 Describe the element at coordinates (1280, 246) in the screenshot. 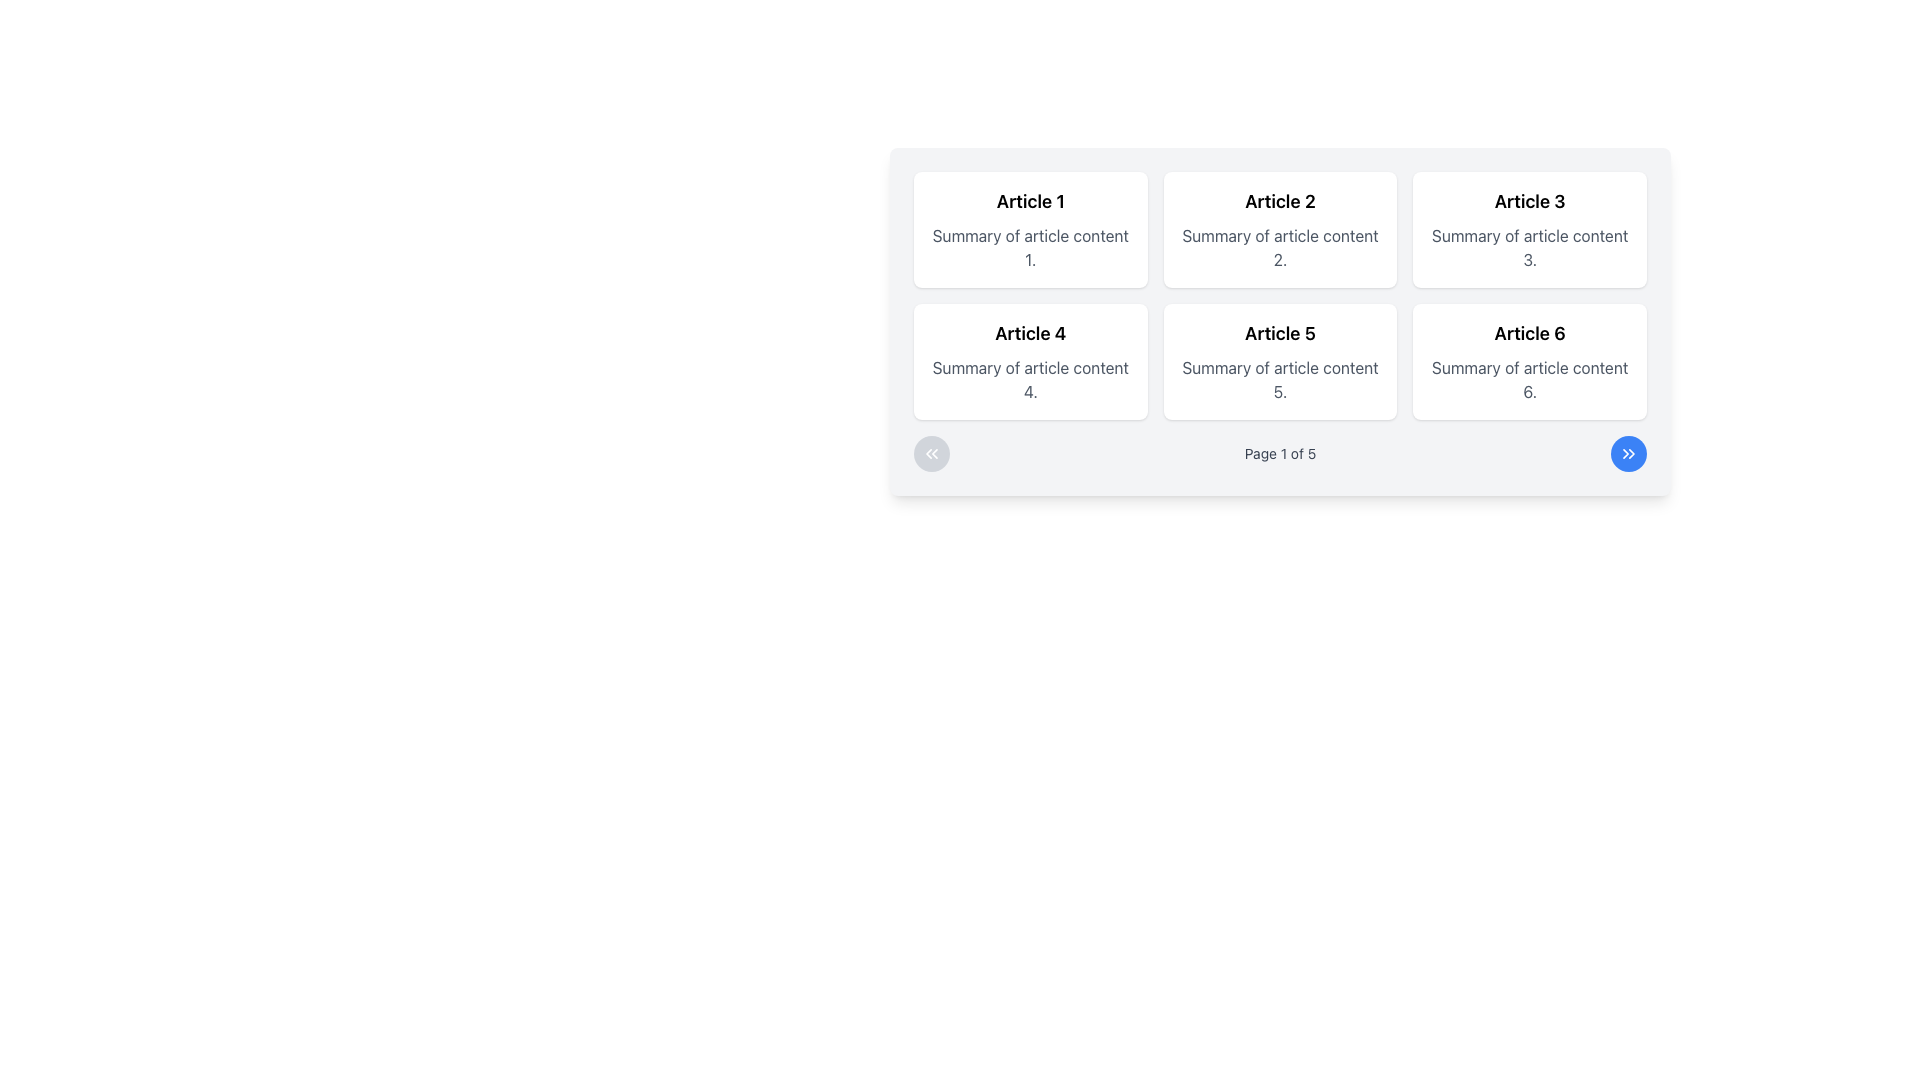

I see `the Text block that provides a summary related to 'Article 2', located in the second card of a grid layout, positioned towards the lower half beneath the heading 'Article 2'` at that location.